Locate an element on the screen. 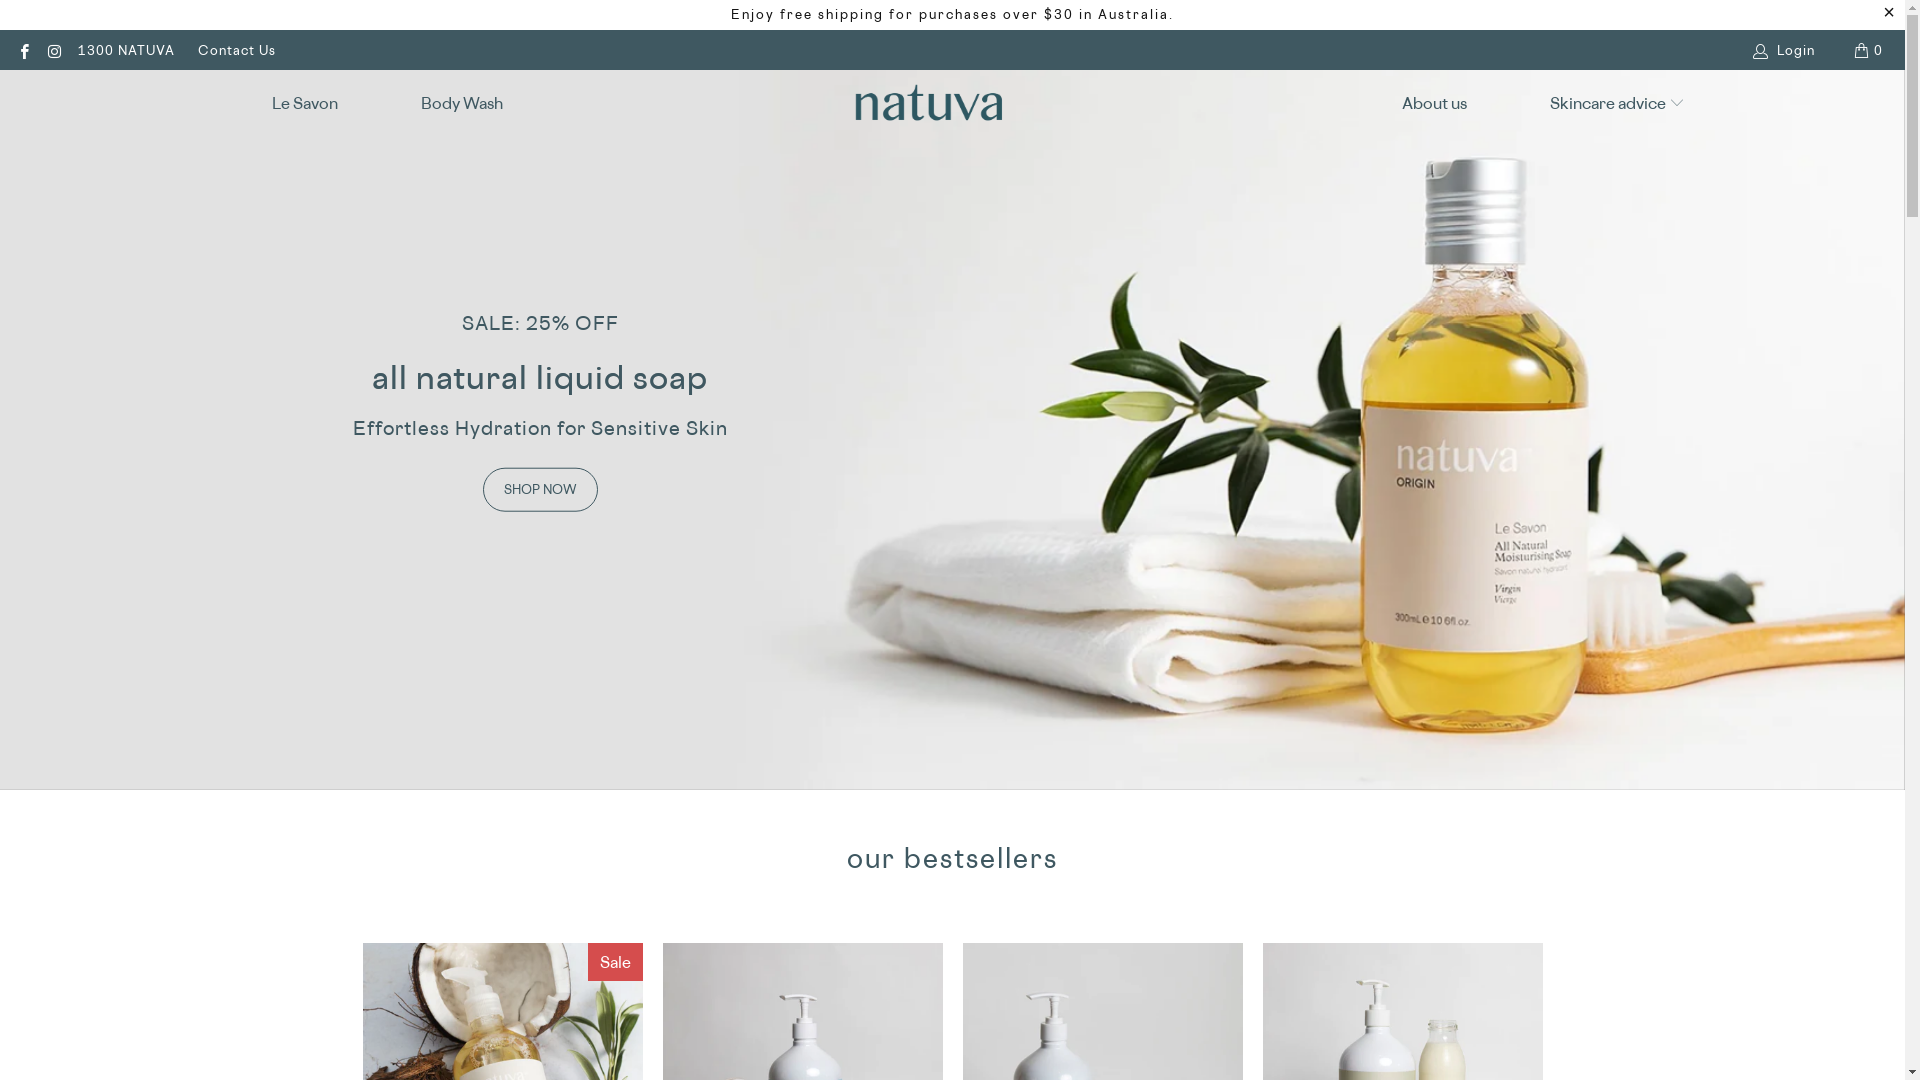  'Natuva Skincare on Facebook' is located at coordinates (23, 49).